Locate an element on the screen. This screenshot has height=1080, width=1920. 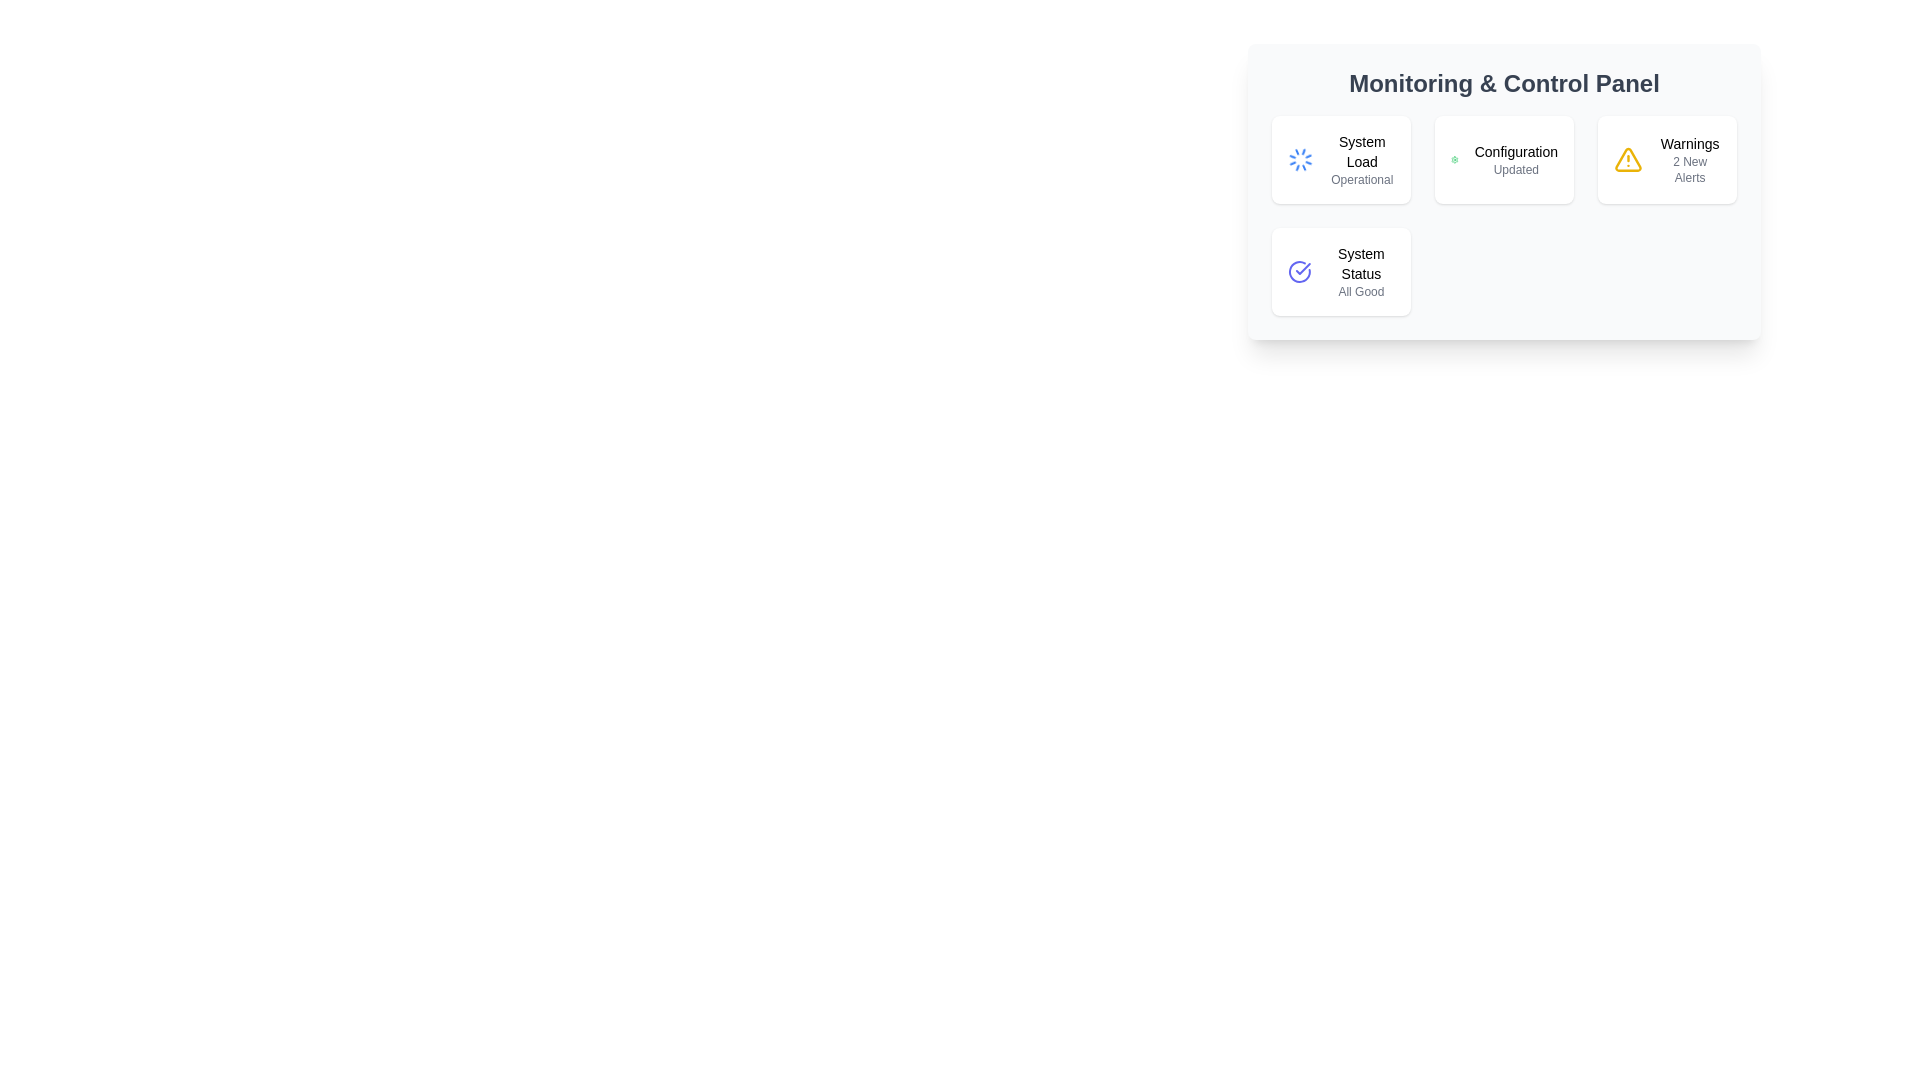
the text label displaying the word 'Updated' which is styled in a small, light gray font and positioned directly beneath the 'Configuration' text is located at coordinates (1516, 168).